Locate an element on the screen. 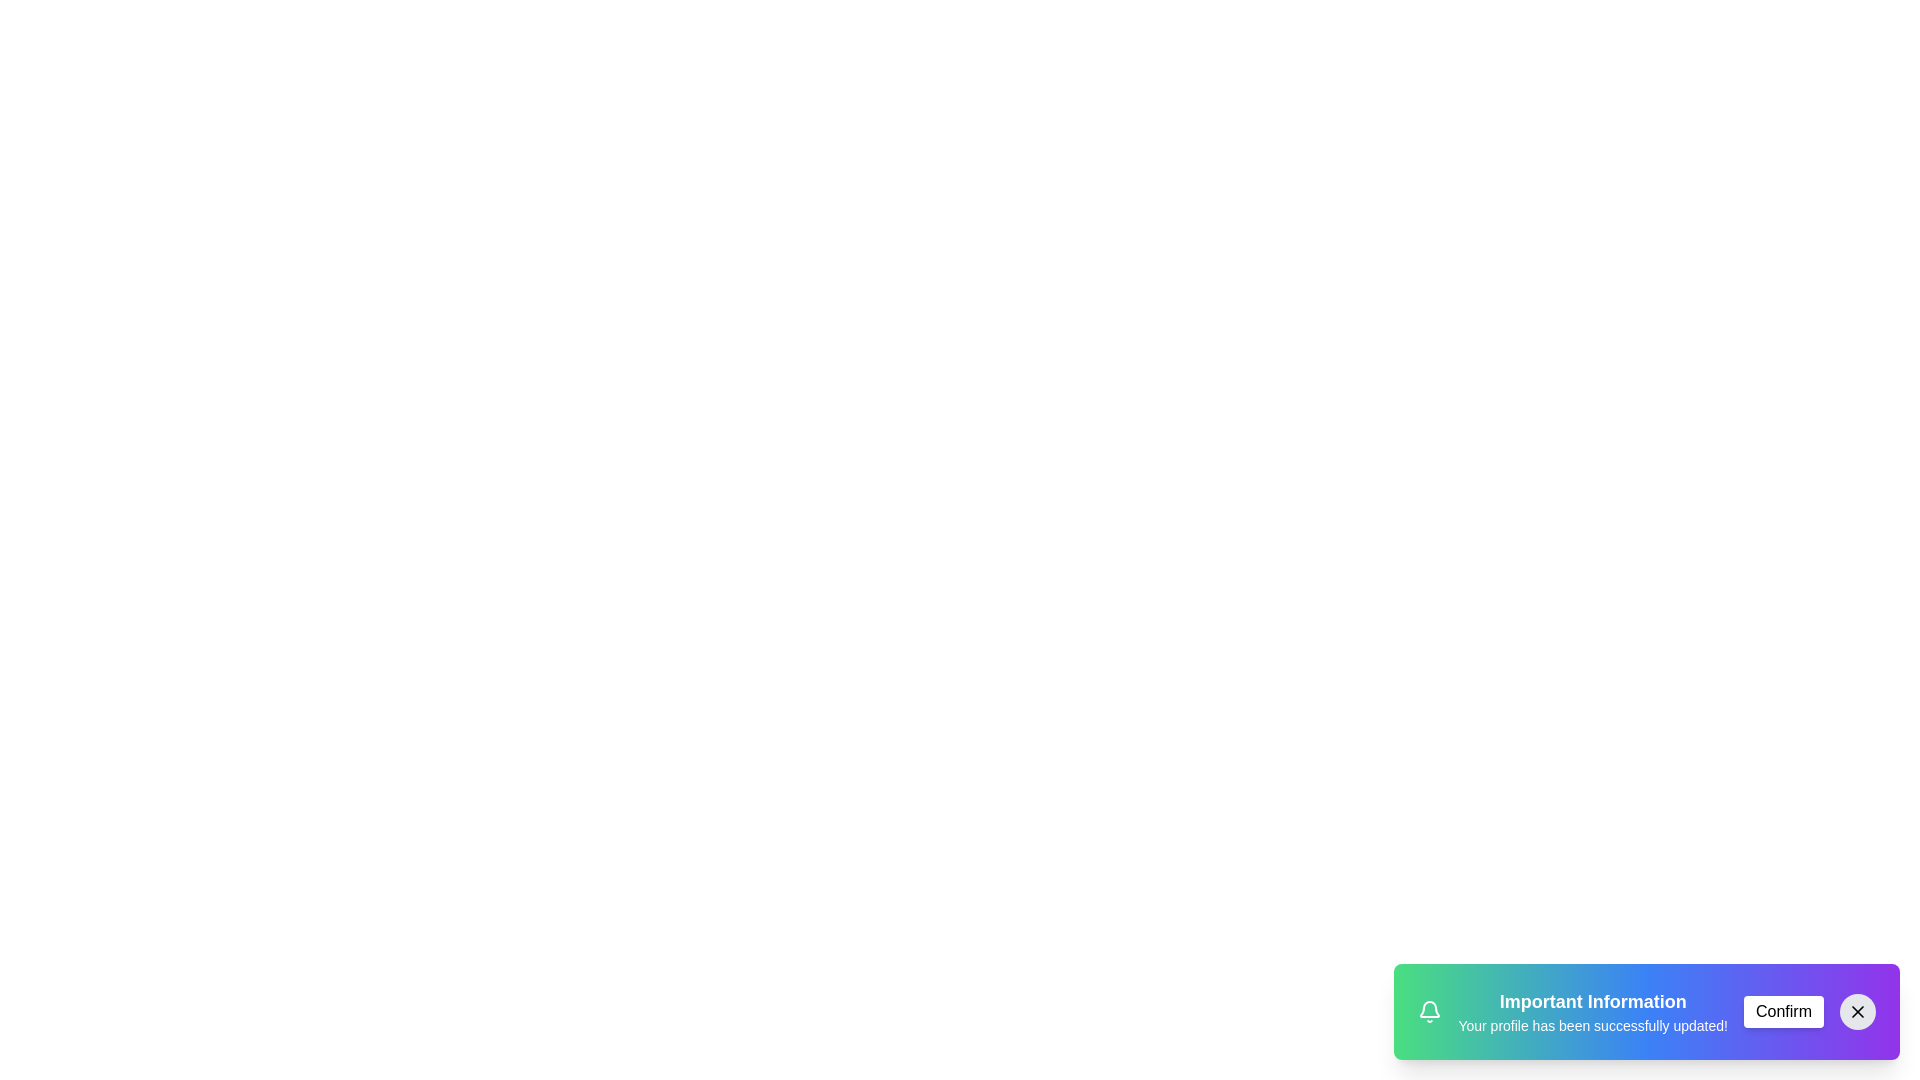 Image resolution: width=1920 pixels, height=1080 pixels. the close button to dismiss the snackbar is located at coordinates (1856, 1011).